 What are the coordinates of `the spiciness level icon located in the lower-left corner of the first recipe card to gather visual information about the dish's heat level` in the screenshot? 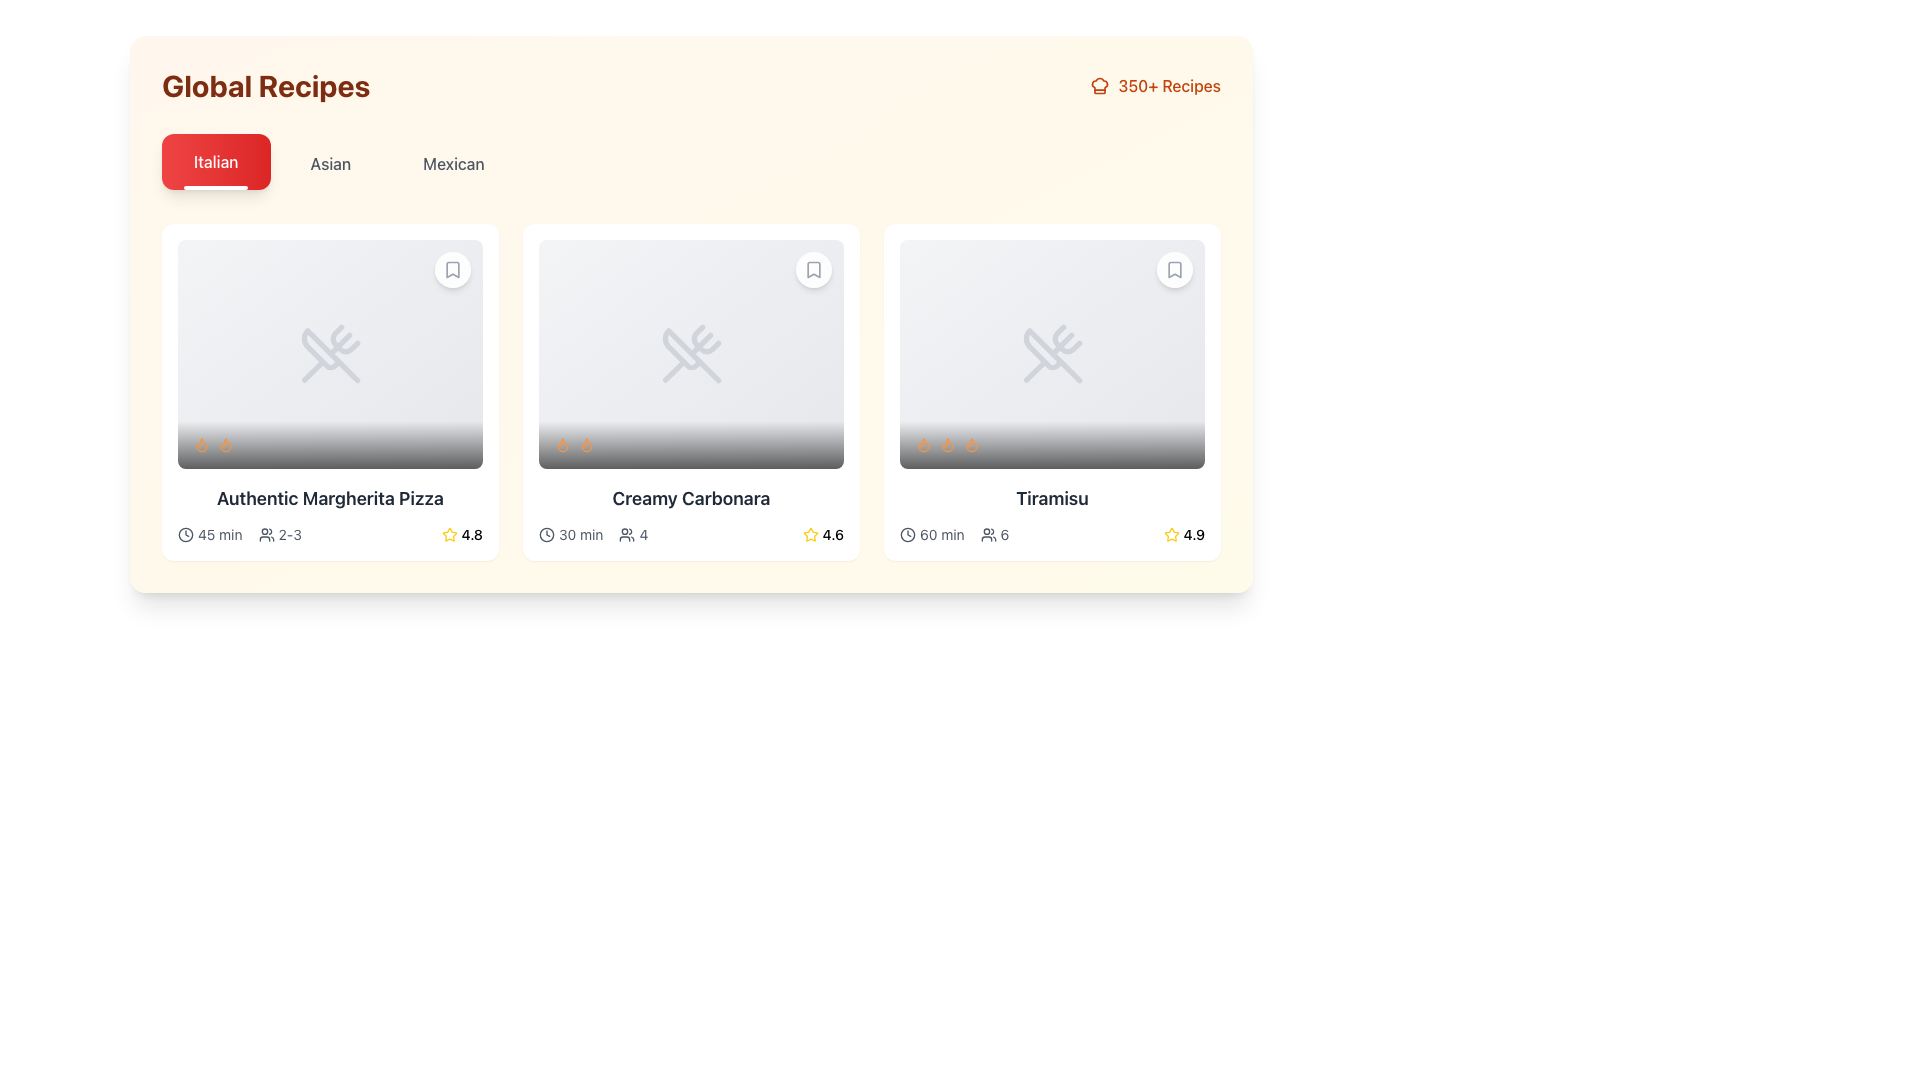 It's located at (201, 443).